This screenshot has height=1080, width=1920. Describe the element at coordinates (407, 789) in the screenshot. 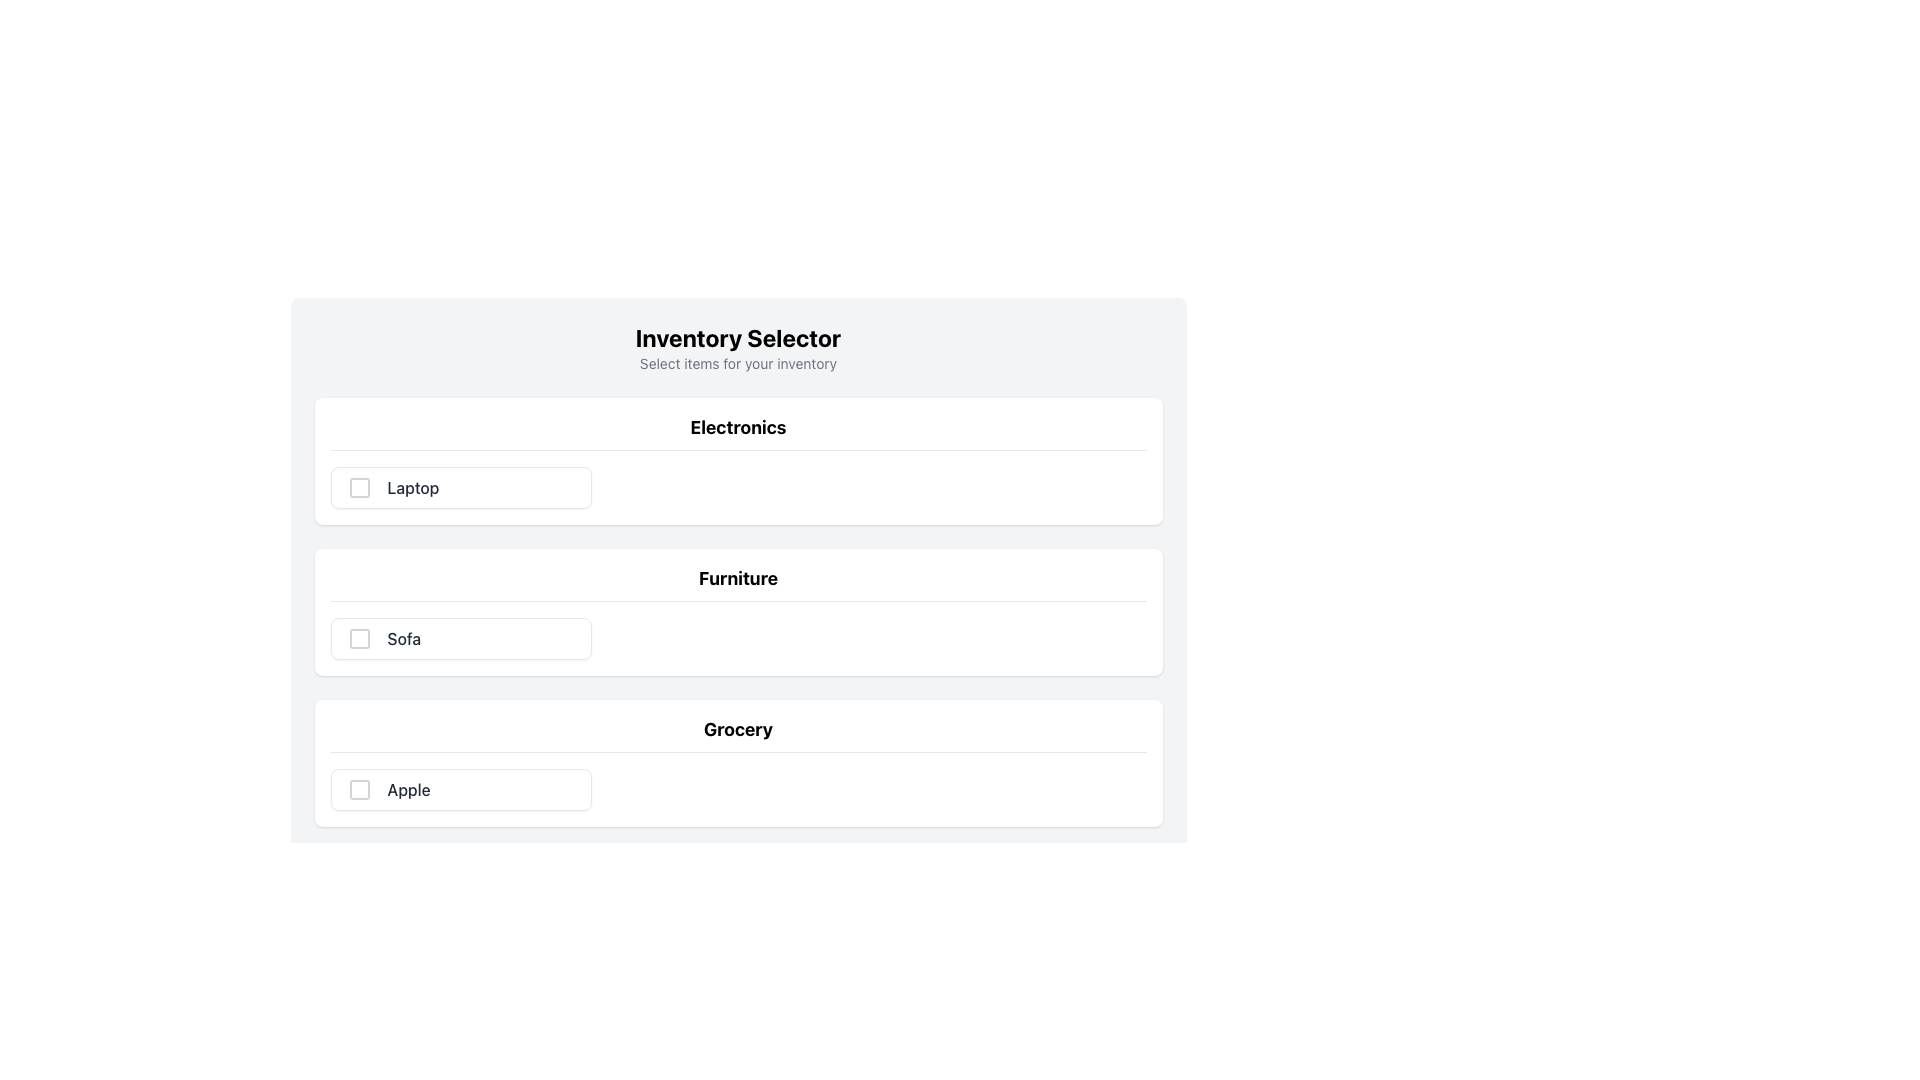

I see `label displaying 'Apple' located in the Grocery section, positioned to the right of a checkbox icon` at that location.